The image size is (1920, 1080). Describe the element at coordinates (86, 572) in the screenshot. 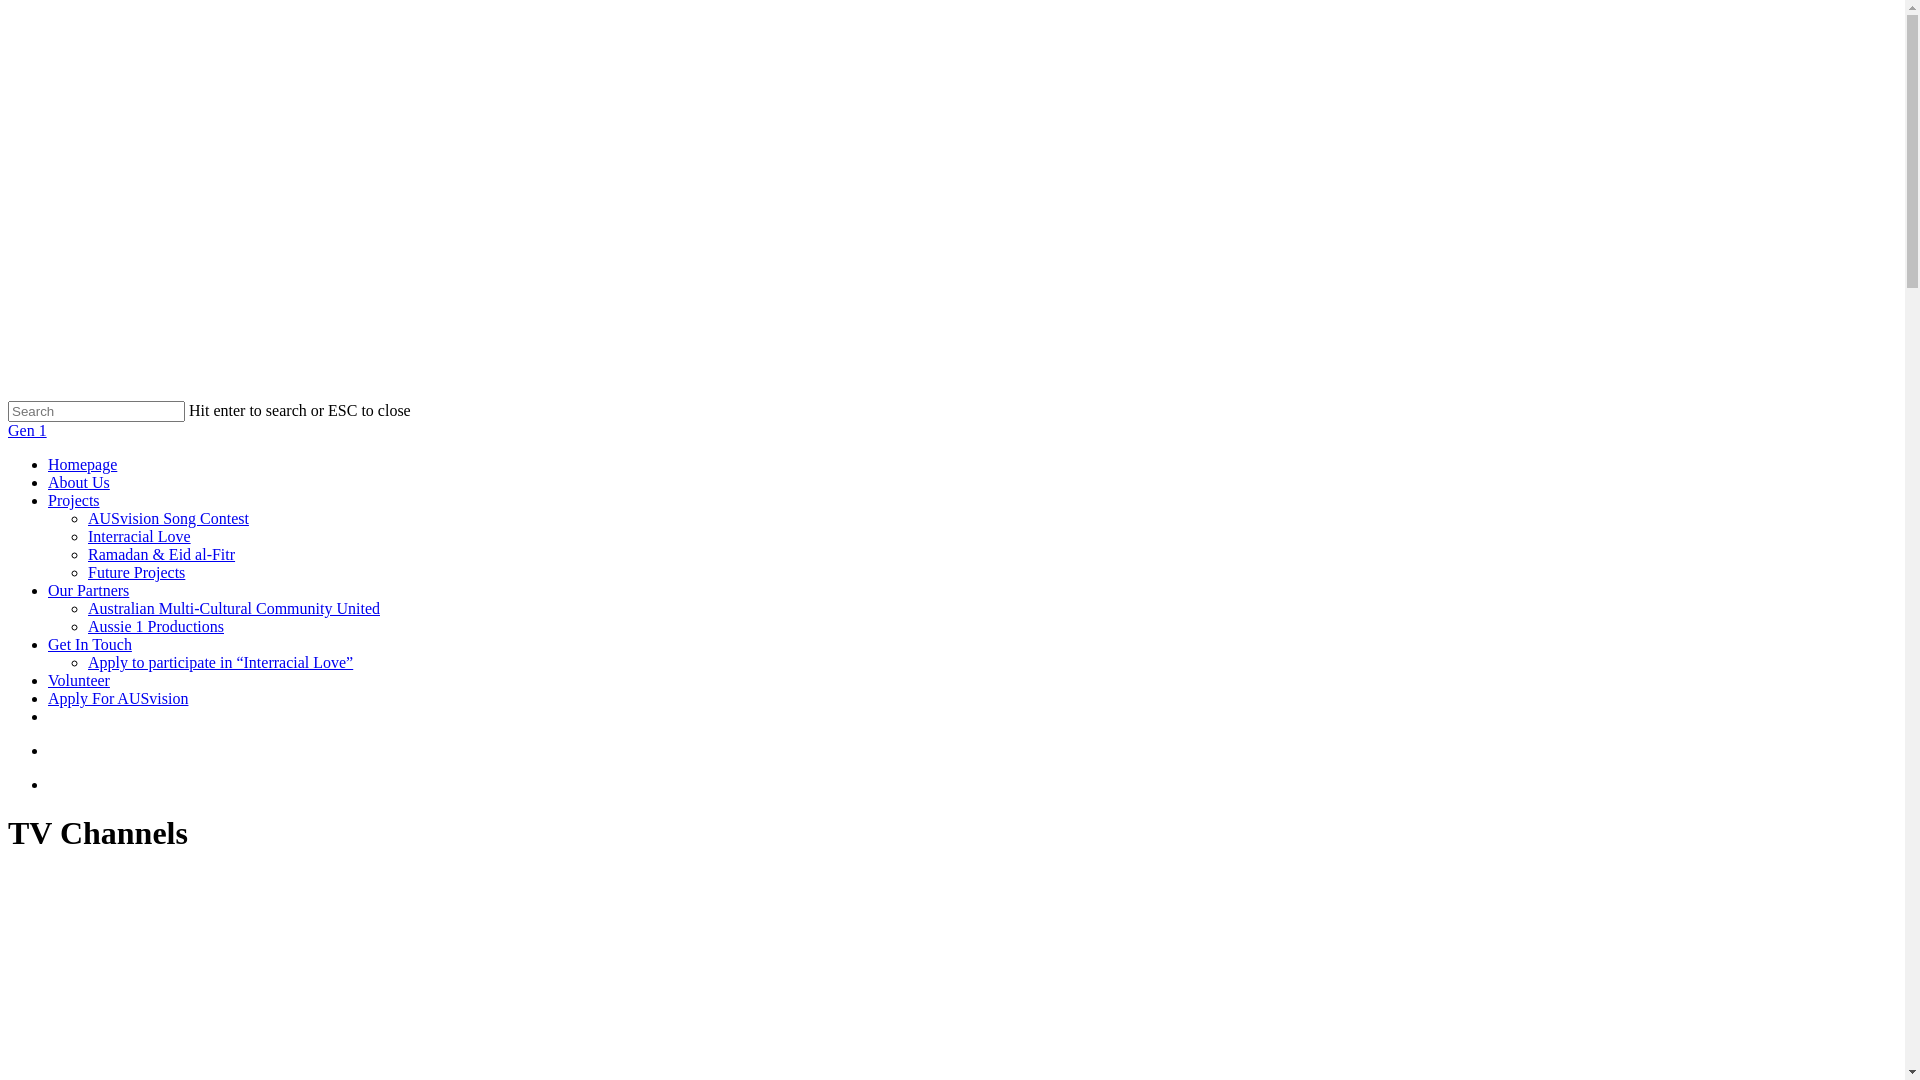

I see `'Future Projects'` at that location.